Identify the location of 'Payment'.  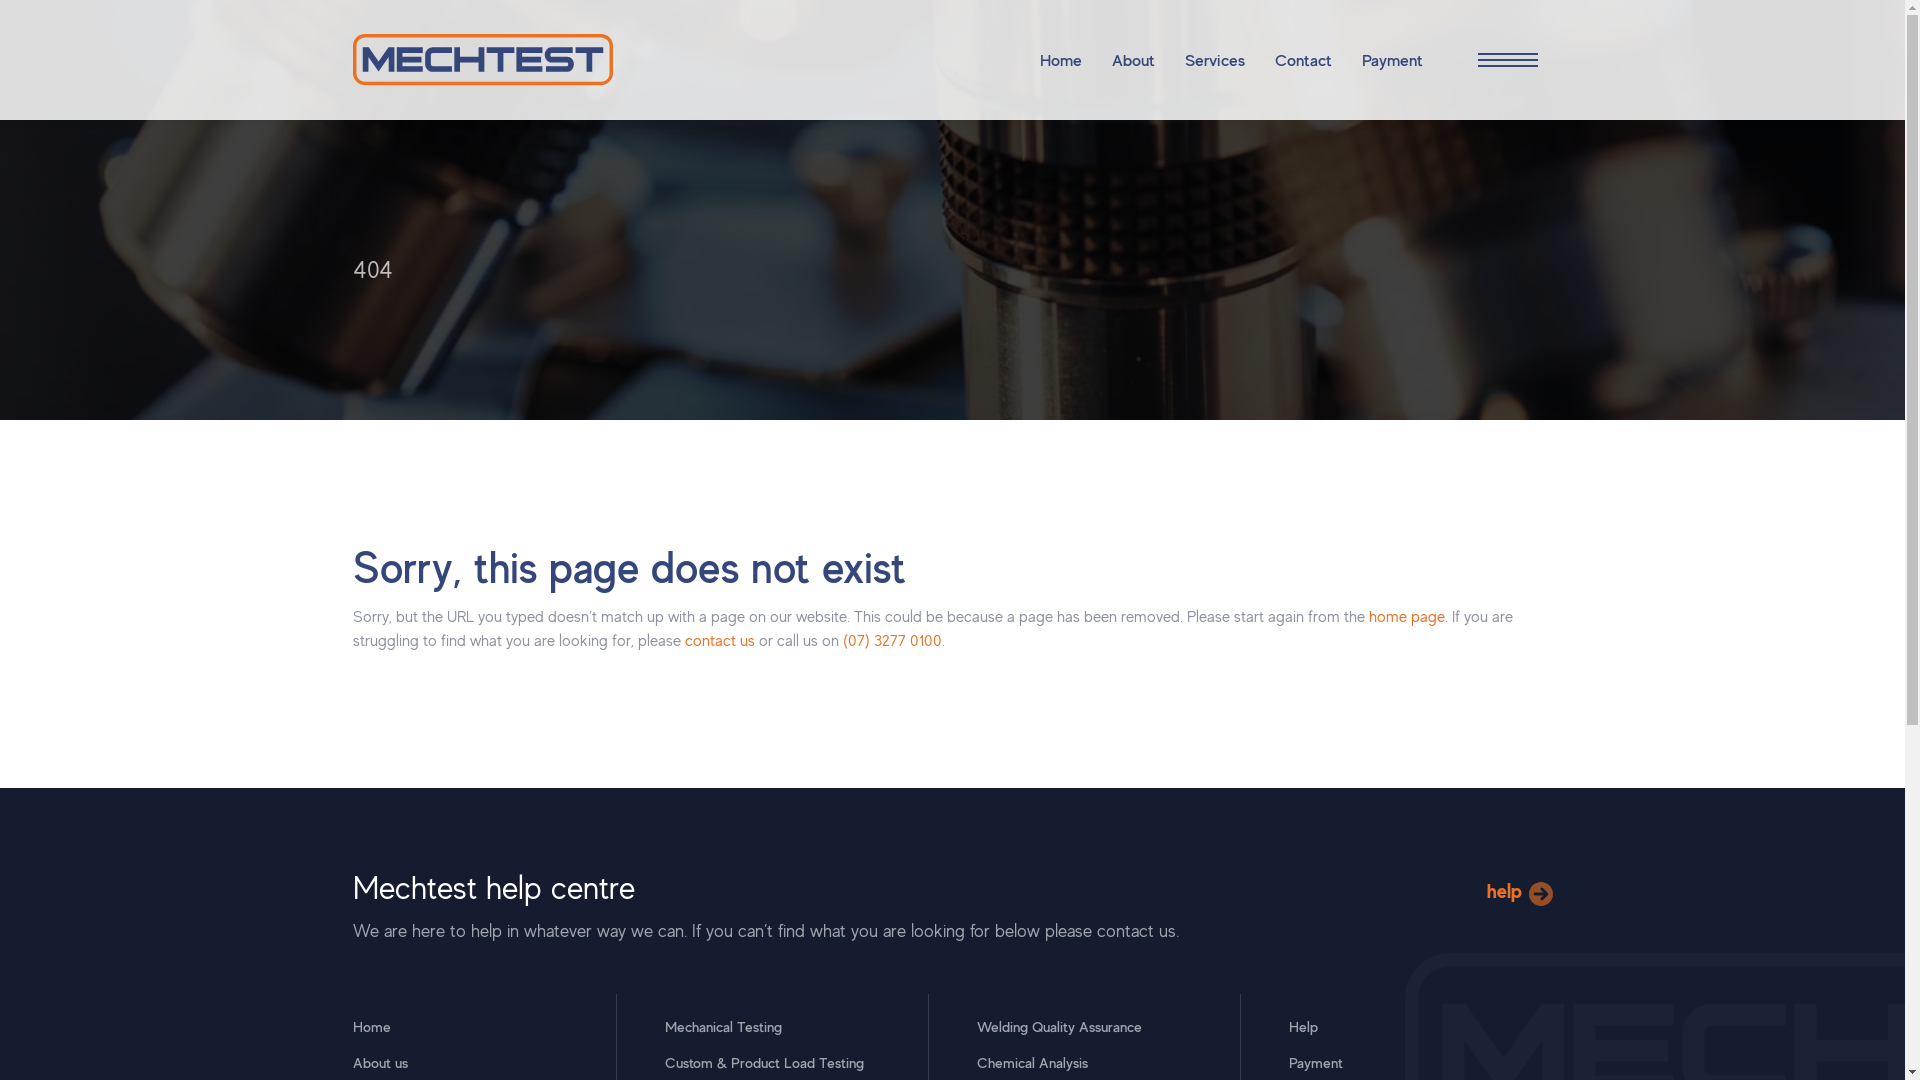
(1315, 1061).